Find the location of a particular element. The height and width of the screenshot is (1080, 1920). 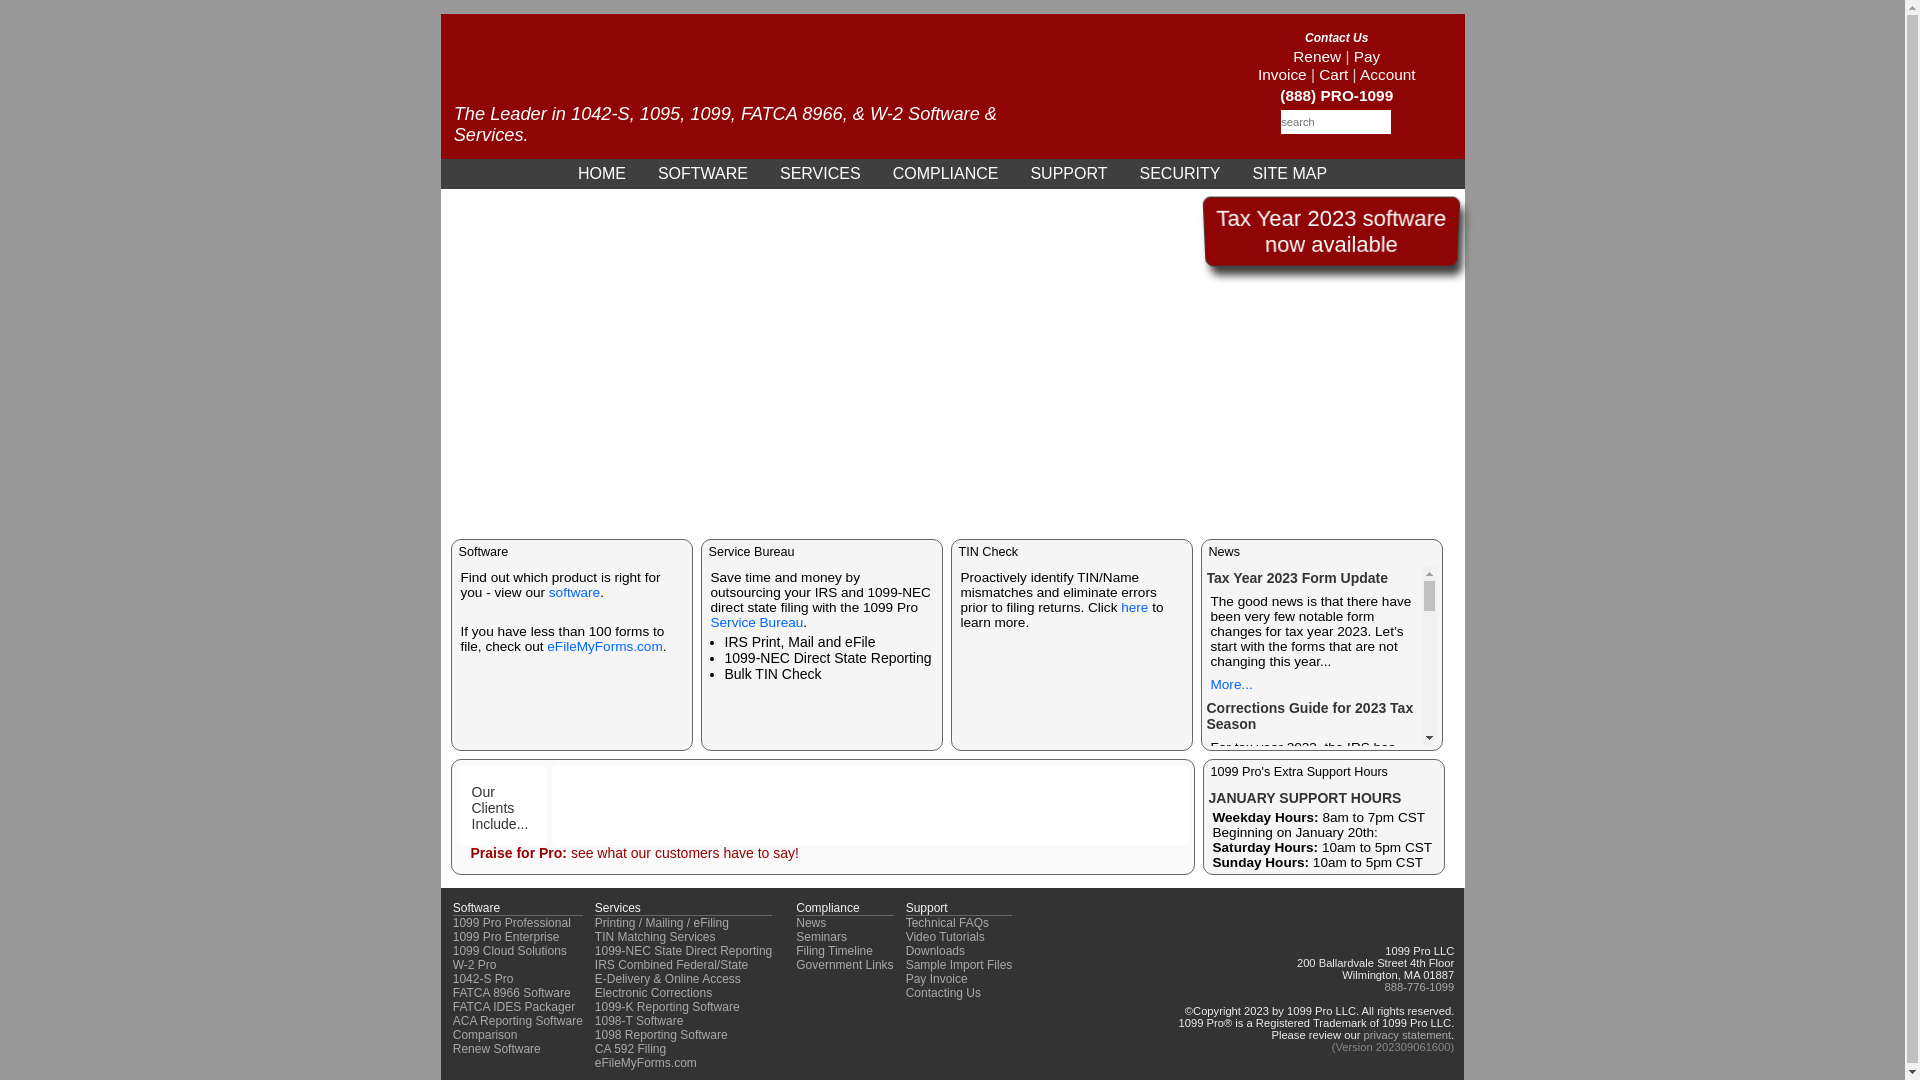

'1098-T Software' is located at coordinates (638, 1021).